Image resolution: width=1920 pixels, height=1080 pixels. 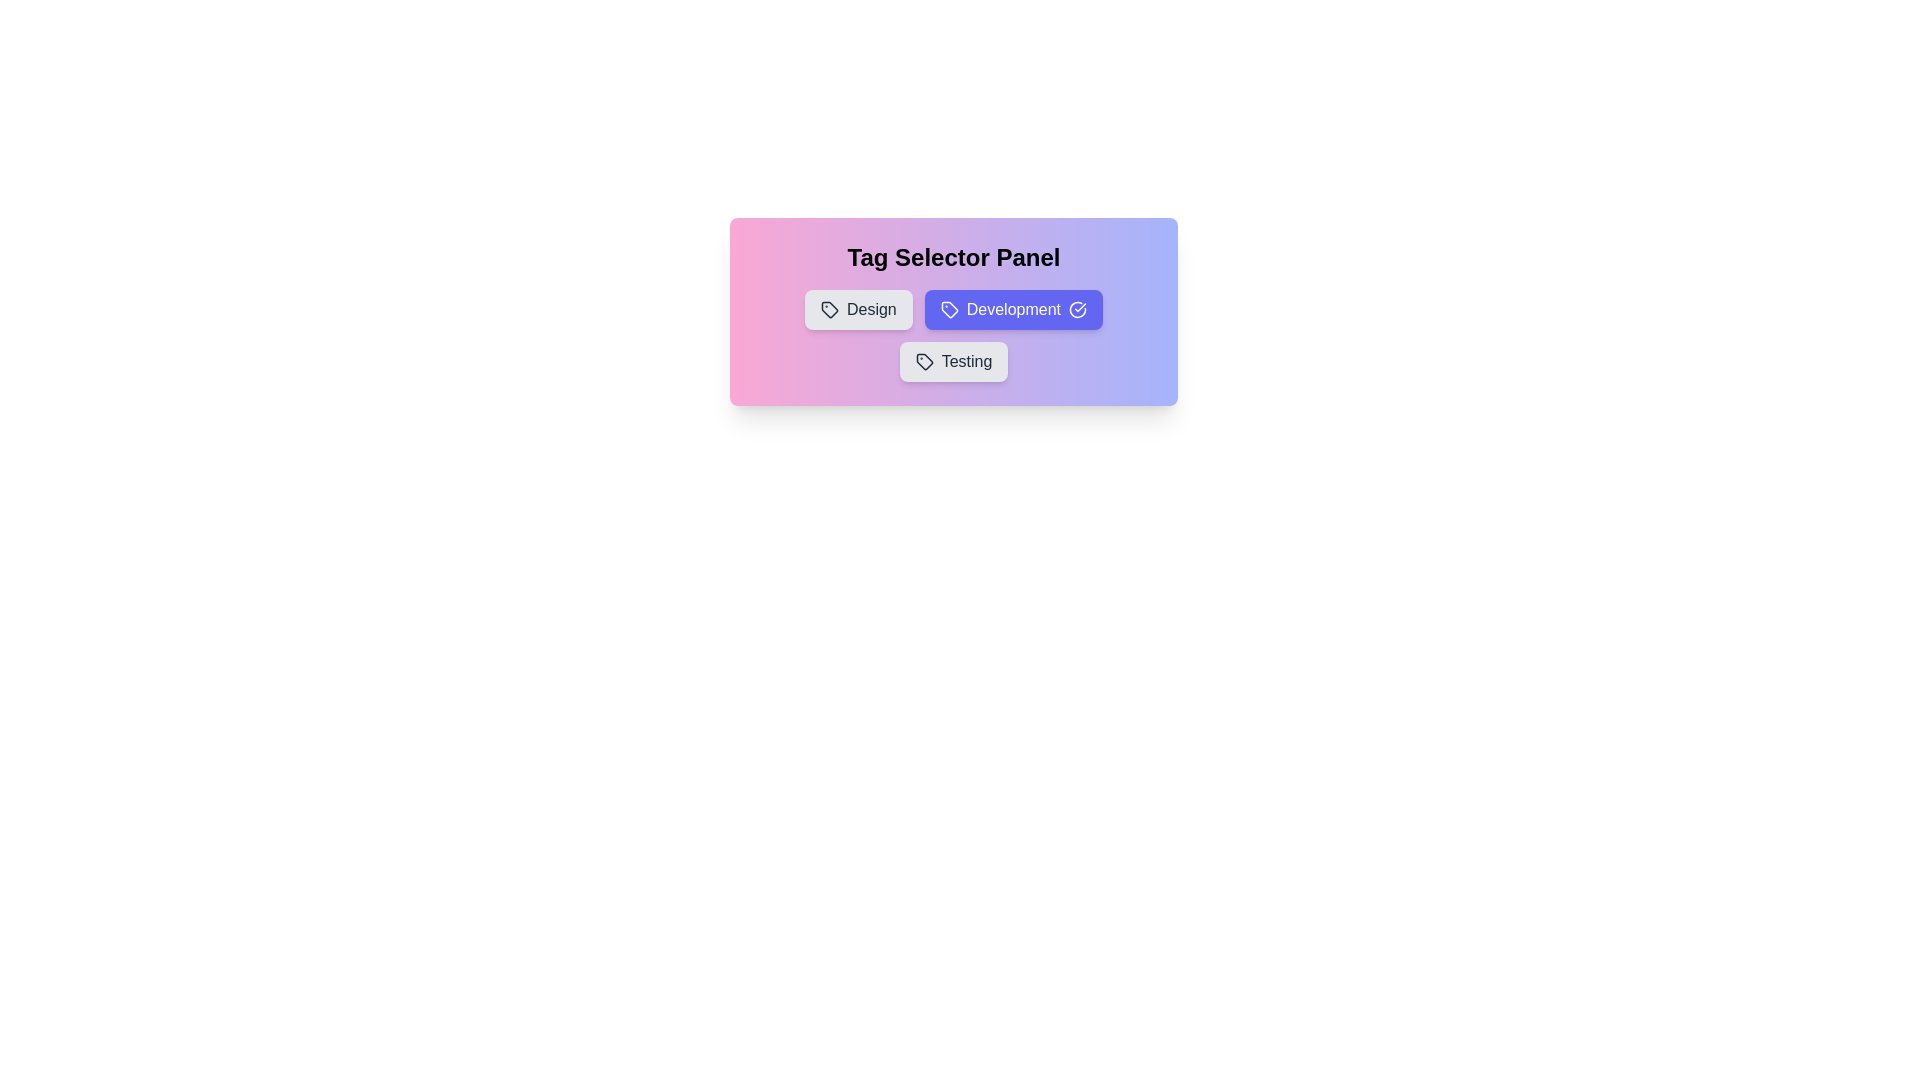 What do you see at coordinates (953, 362) in the screenshot?
I see `the tag Testing to observe the hover effect` at bounding box center [953, 362].